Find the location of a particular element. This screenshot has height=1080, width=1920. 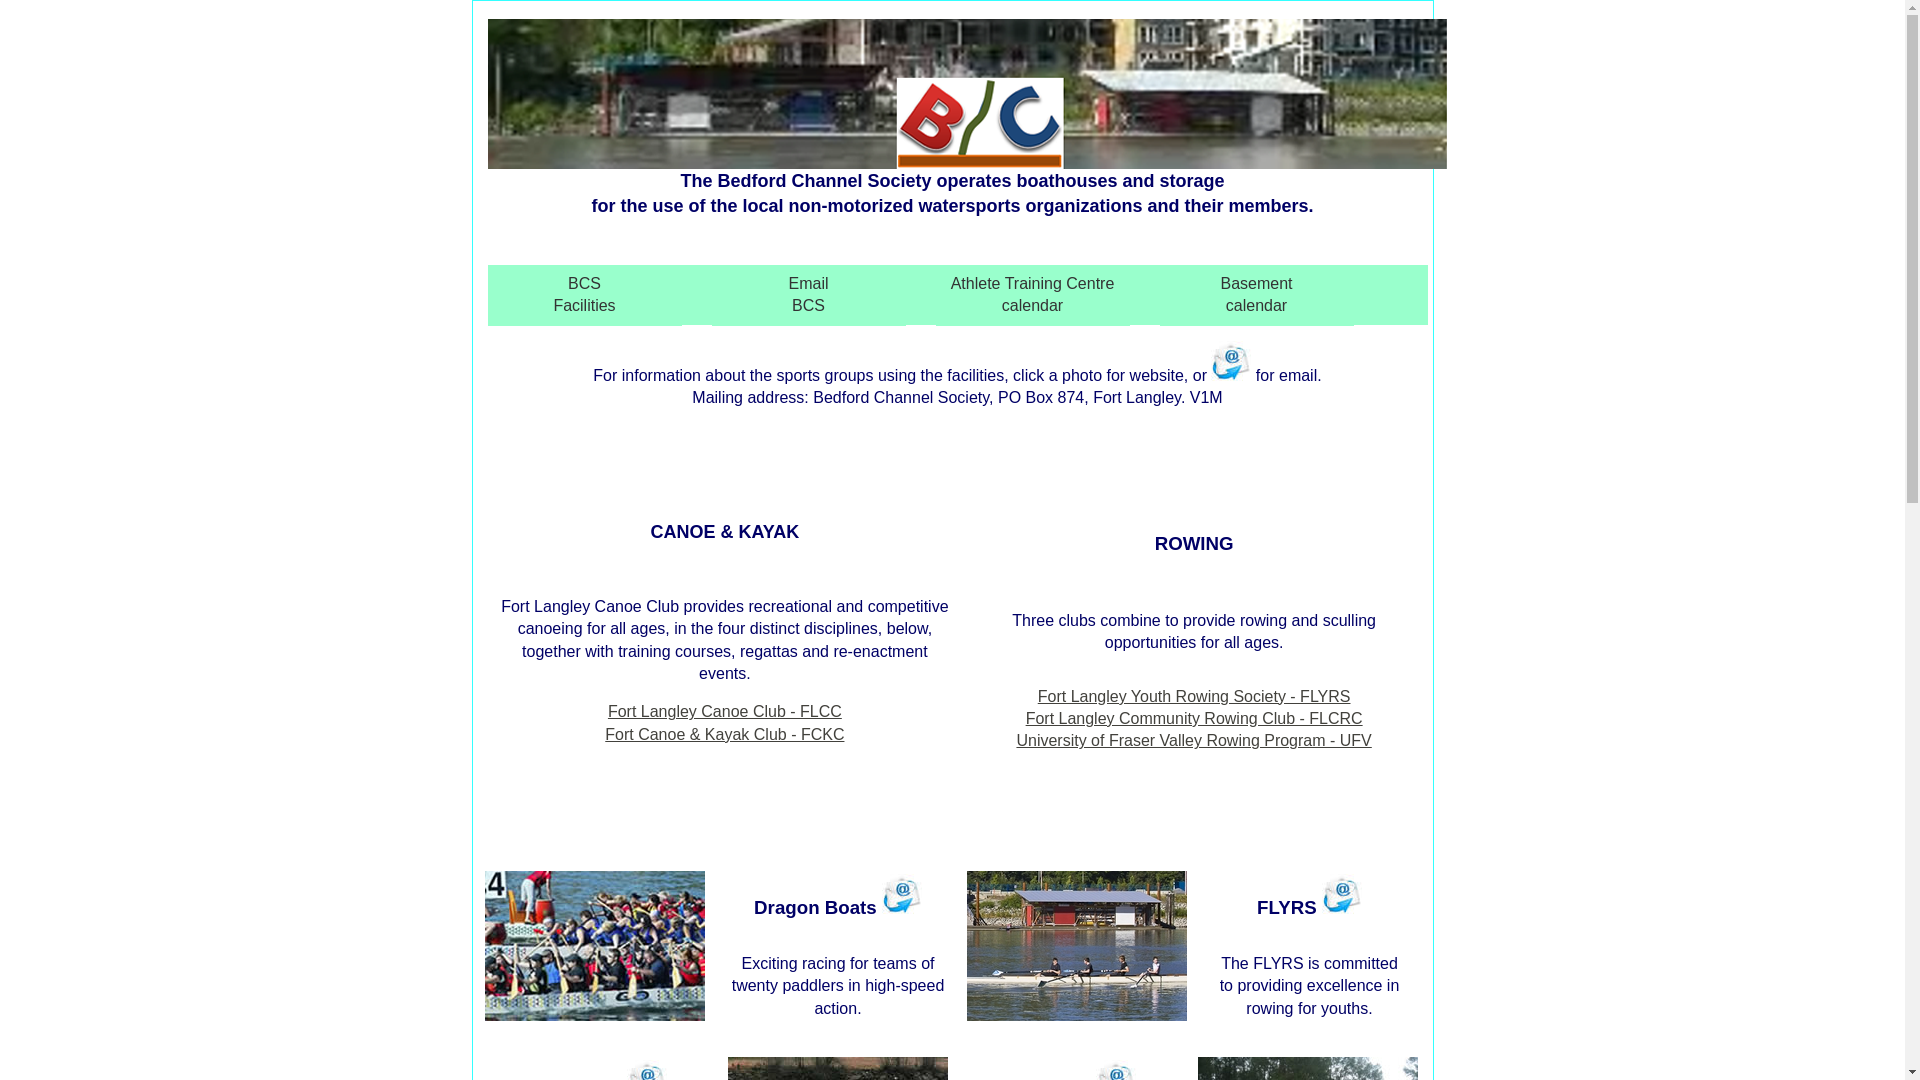

'Fort Canoe & Kayak Club - FCKC' is located at coordinates (603, 734).